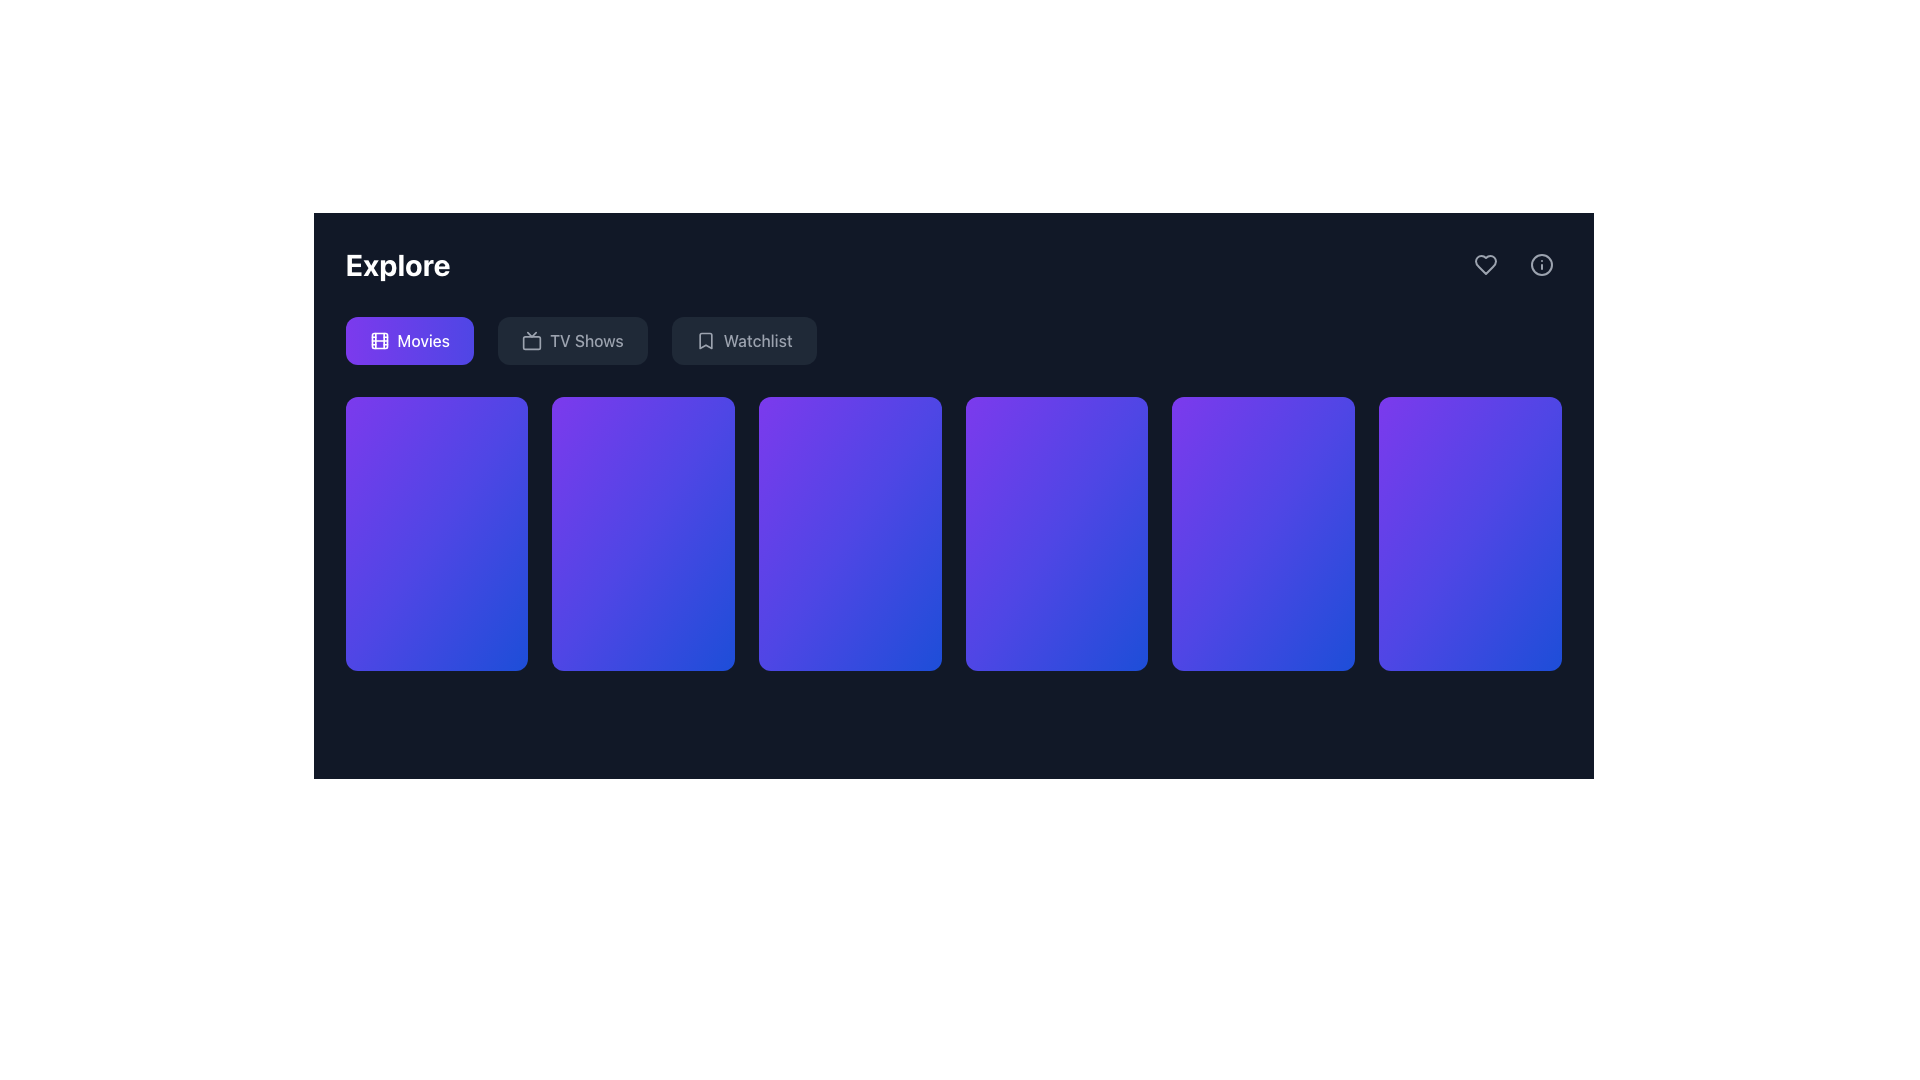 Image resolution: width=1920 pixels, height=1080 pixels. What do you see at coordinates (398, 264) in the screenshot?
I see `the bold, large-sized white text label reading 'Explore', which is prominently positioned in the upper-left section of the interface` at bounding box center [398, 264].